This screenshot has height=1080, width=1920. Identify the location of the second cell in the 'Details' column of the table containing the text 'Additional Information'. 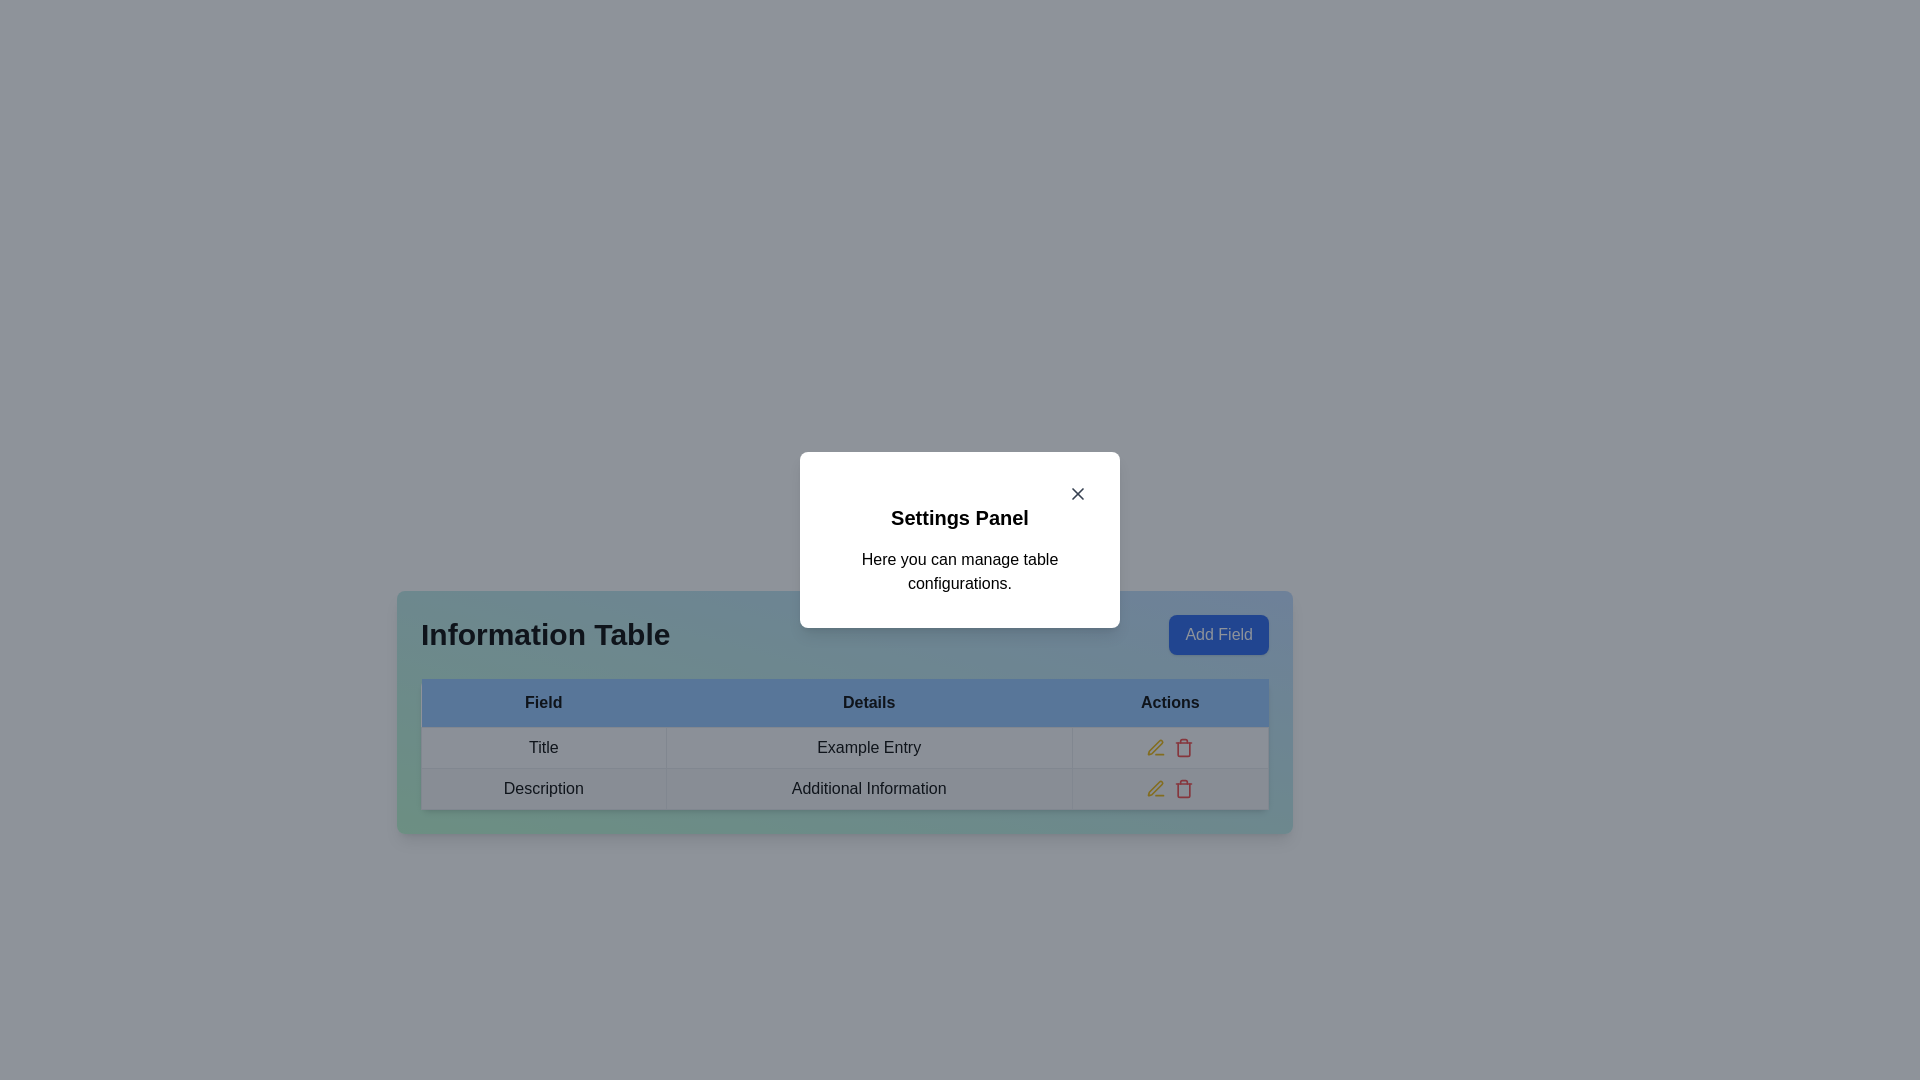
(869, 788).